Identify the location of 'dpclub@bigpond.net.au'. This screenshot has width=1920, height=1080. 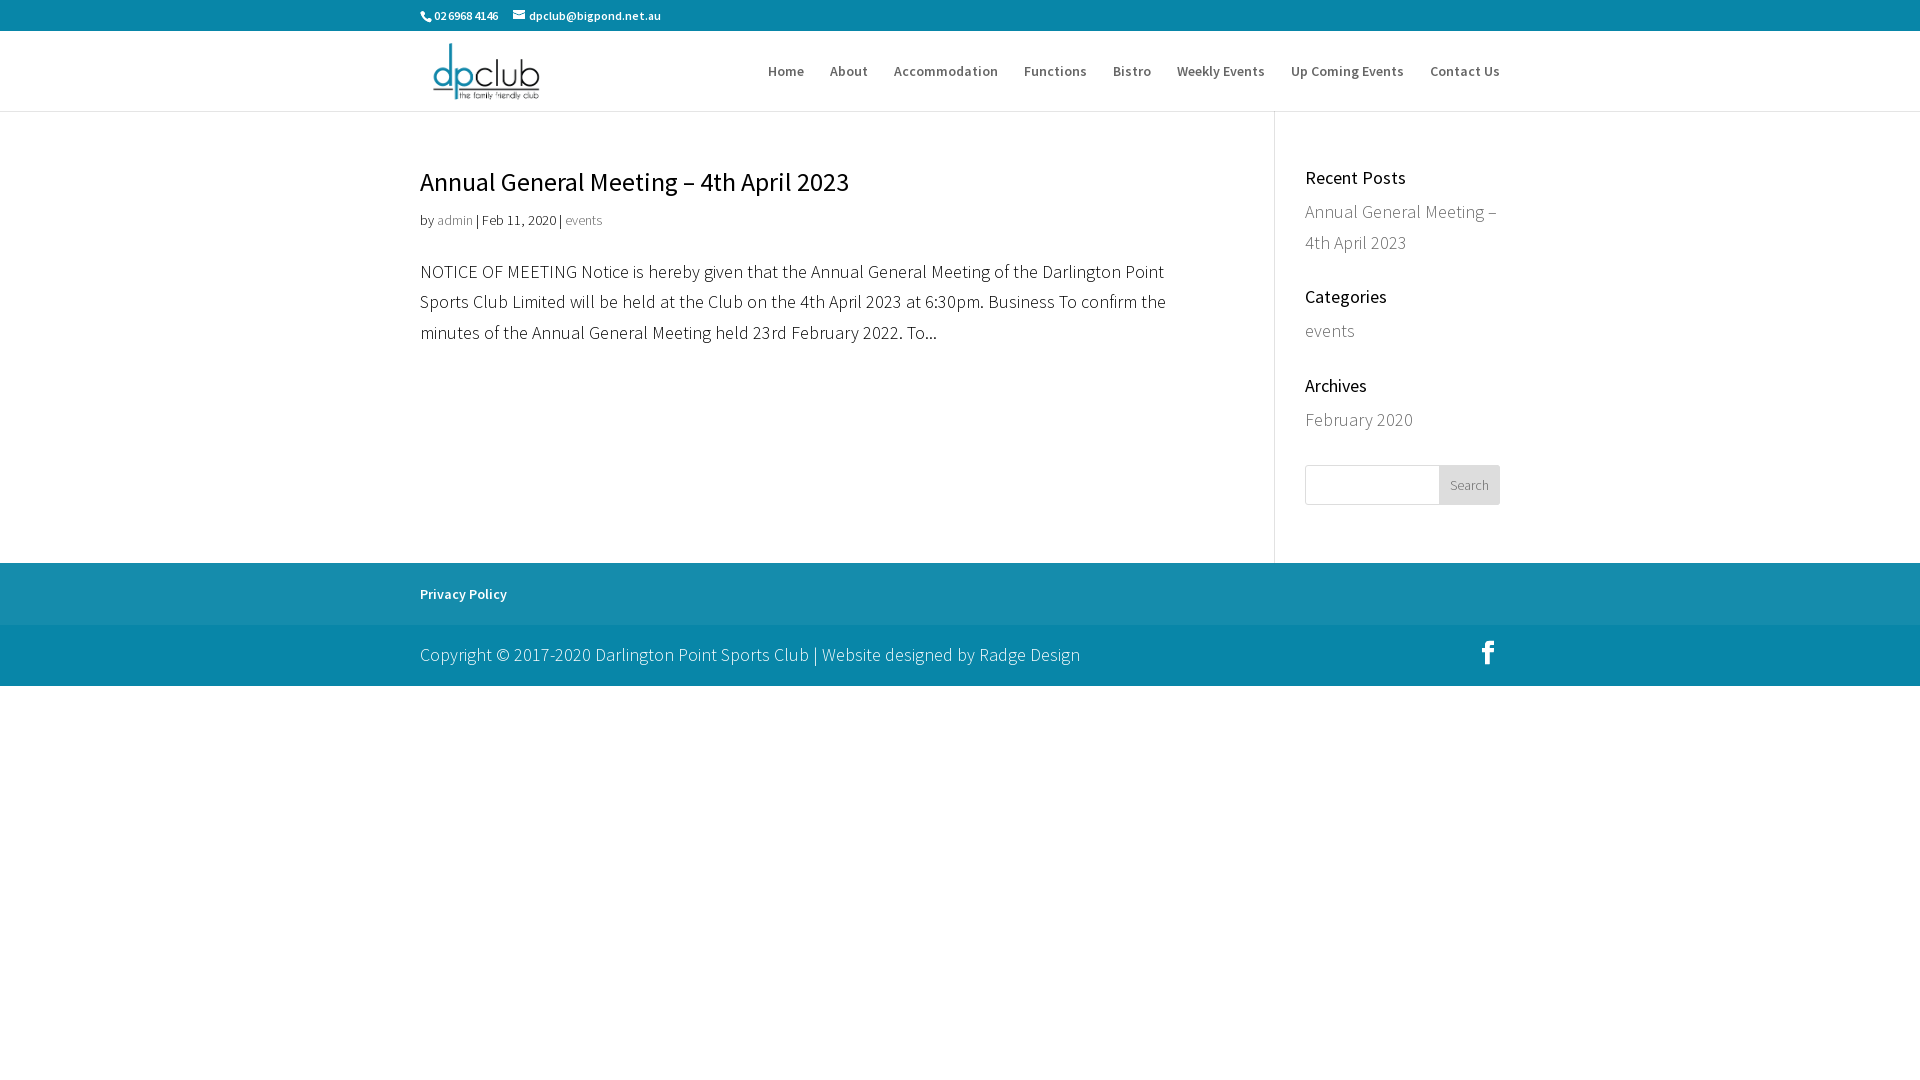
(585, 15).